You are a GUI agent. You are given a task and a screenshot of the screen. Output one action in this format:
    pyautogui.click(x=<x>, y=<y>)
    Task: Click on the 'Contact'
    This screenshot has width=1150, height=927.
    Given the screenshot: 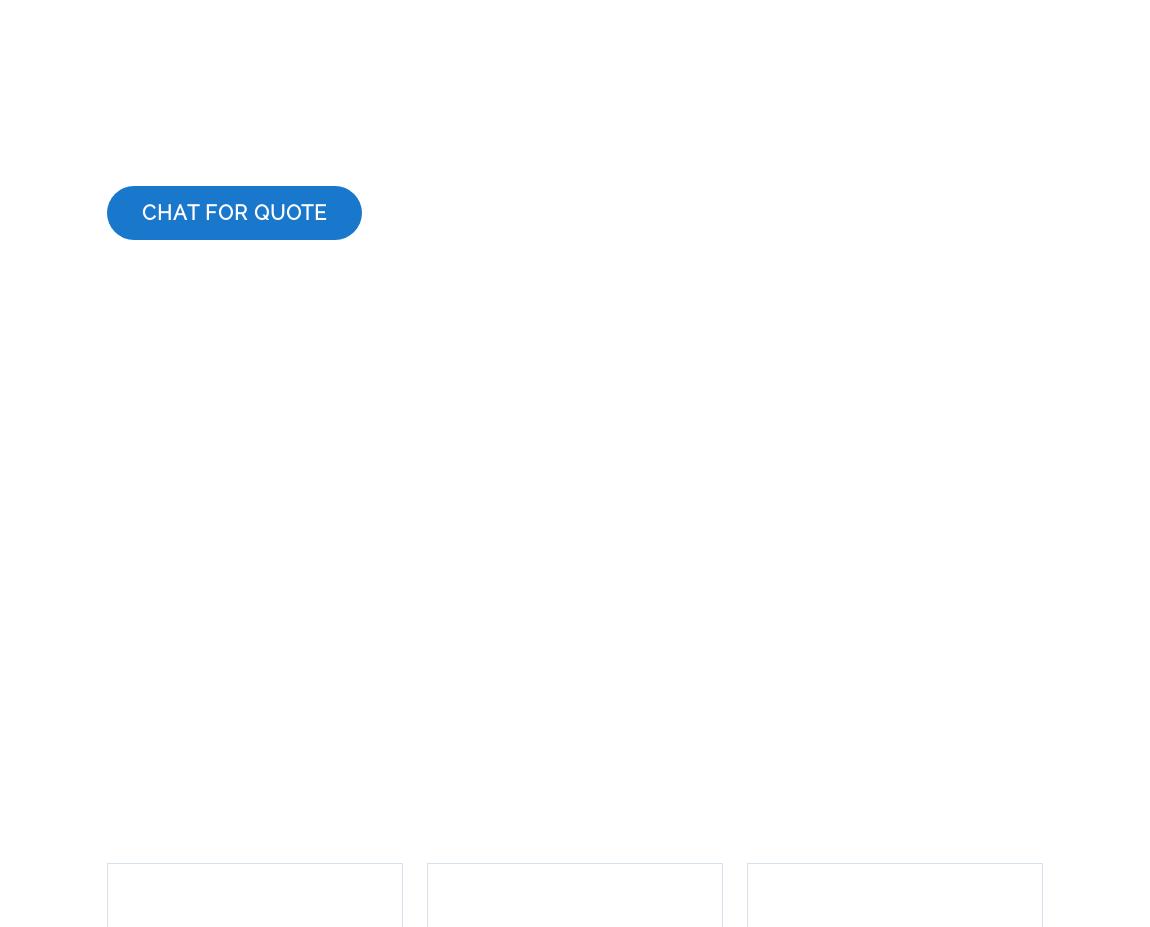 What is the action you would take?
    pyautogui.click(x=311, y=730)
    